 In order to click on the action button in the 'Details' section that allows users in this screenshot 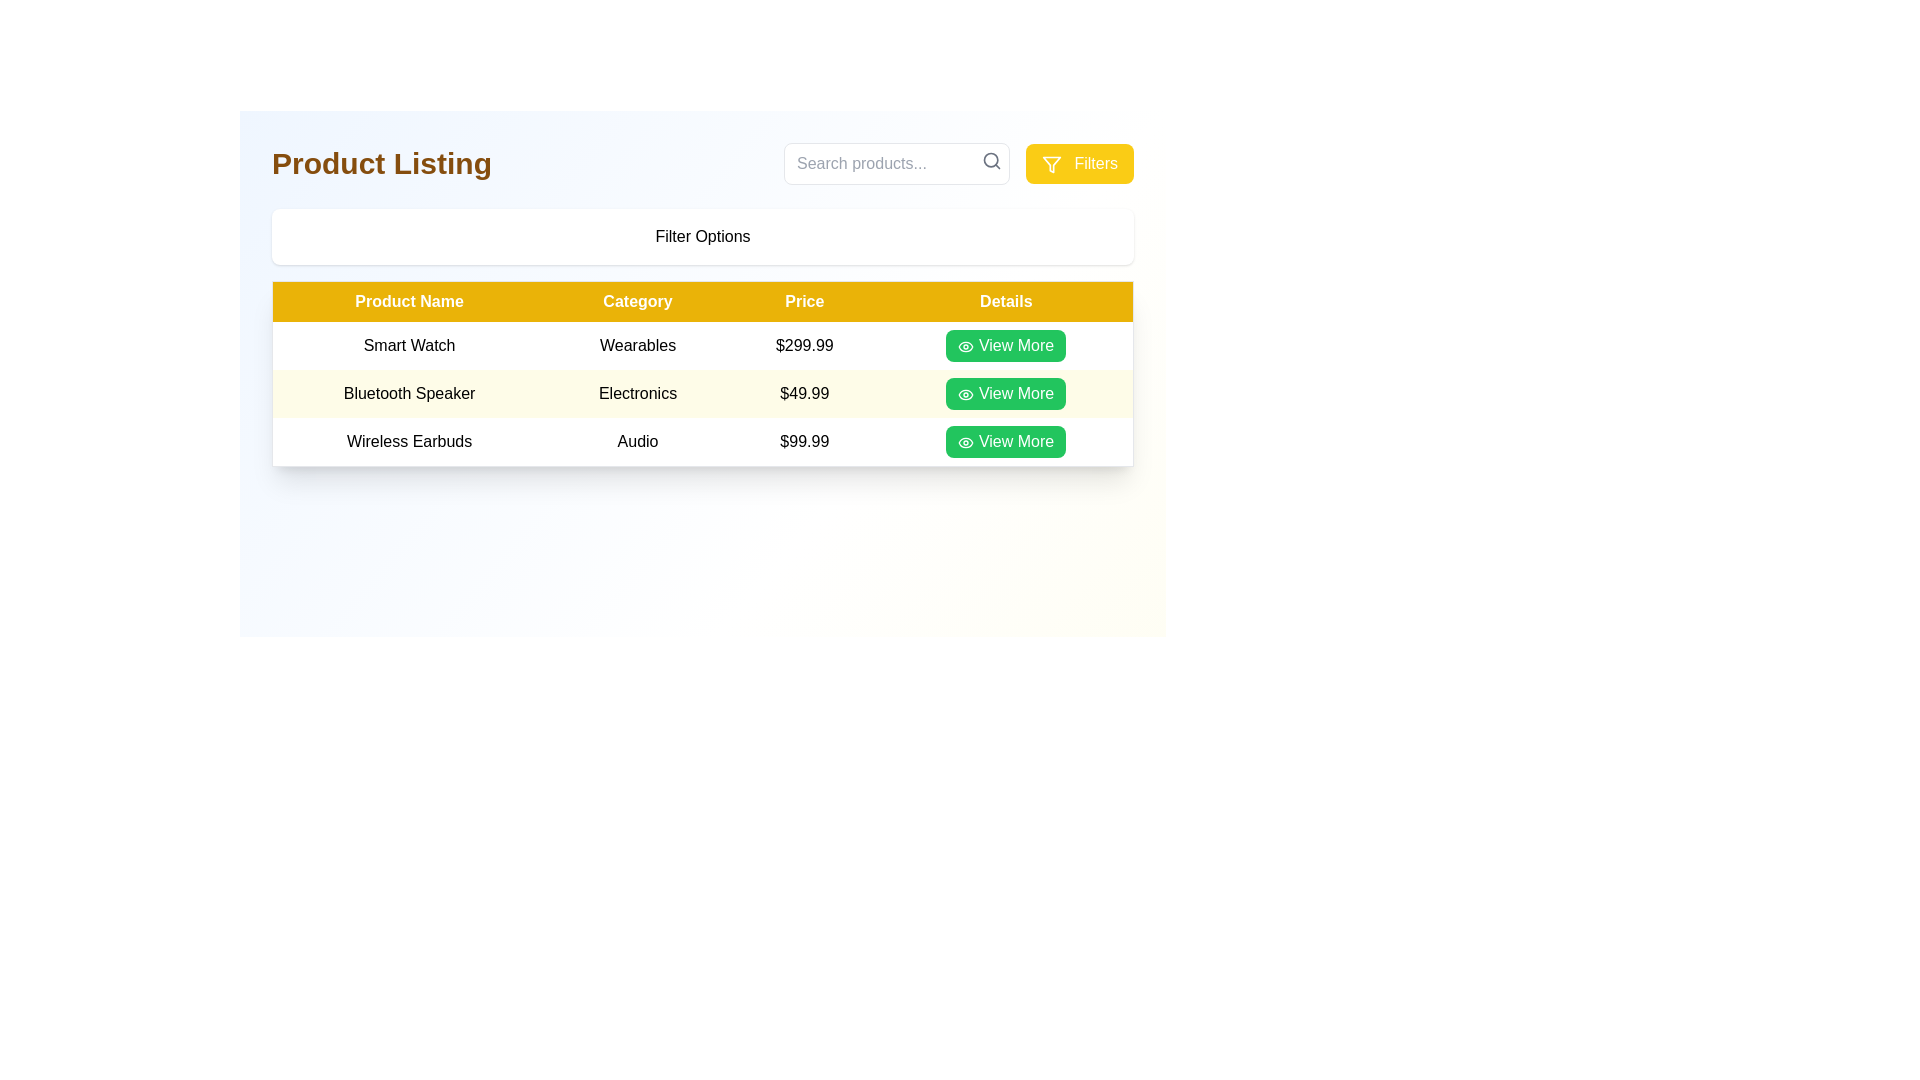, I will do `click(1006, 345)`.